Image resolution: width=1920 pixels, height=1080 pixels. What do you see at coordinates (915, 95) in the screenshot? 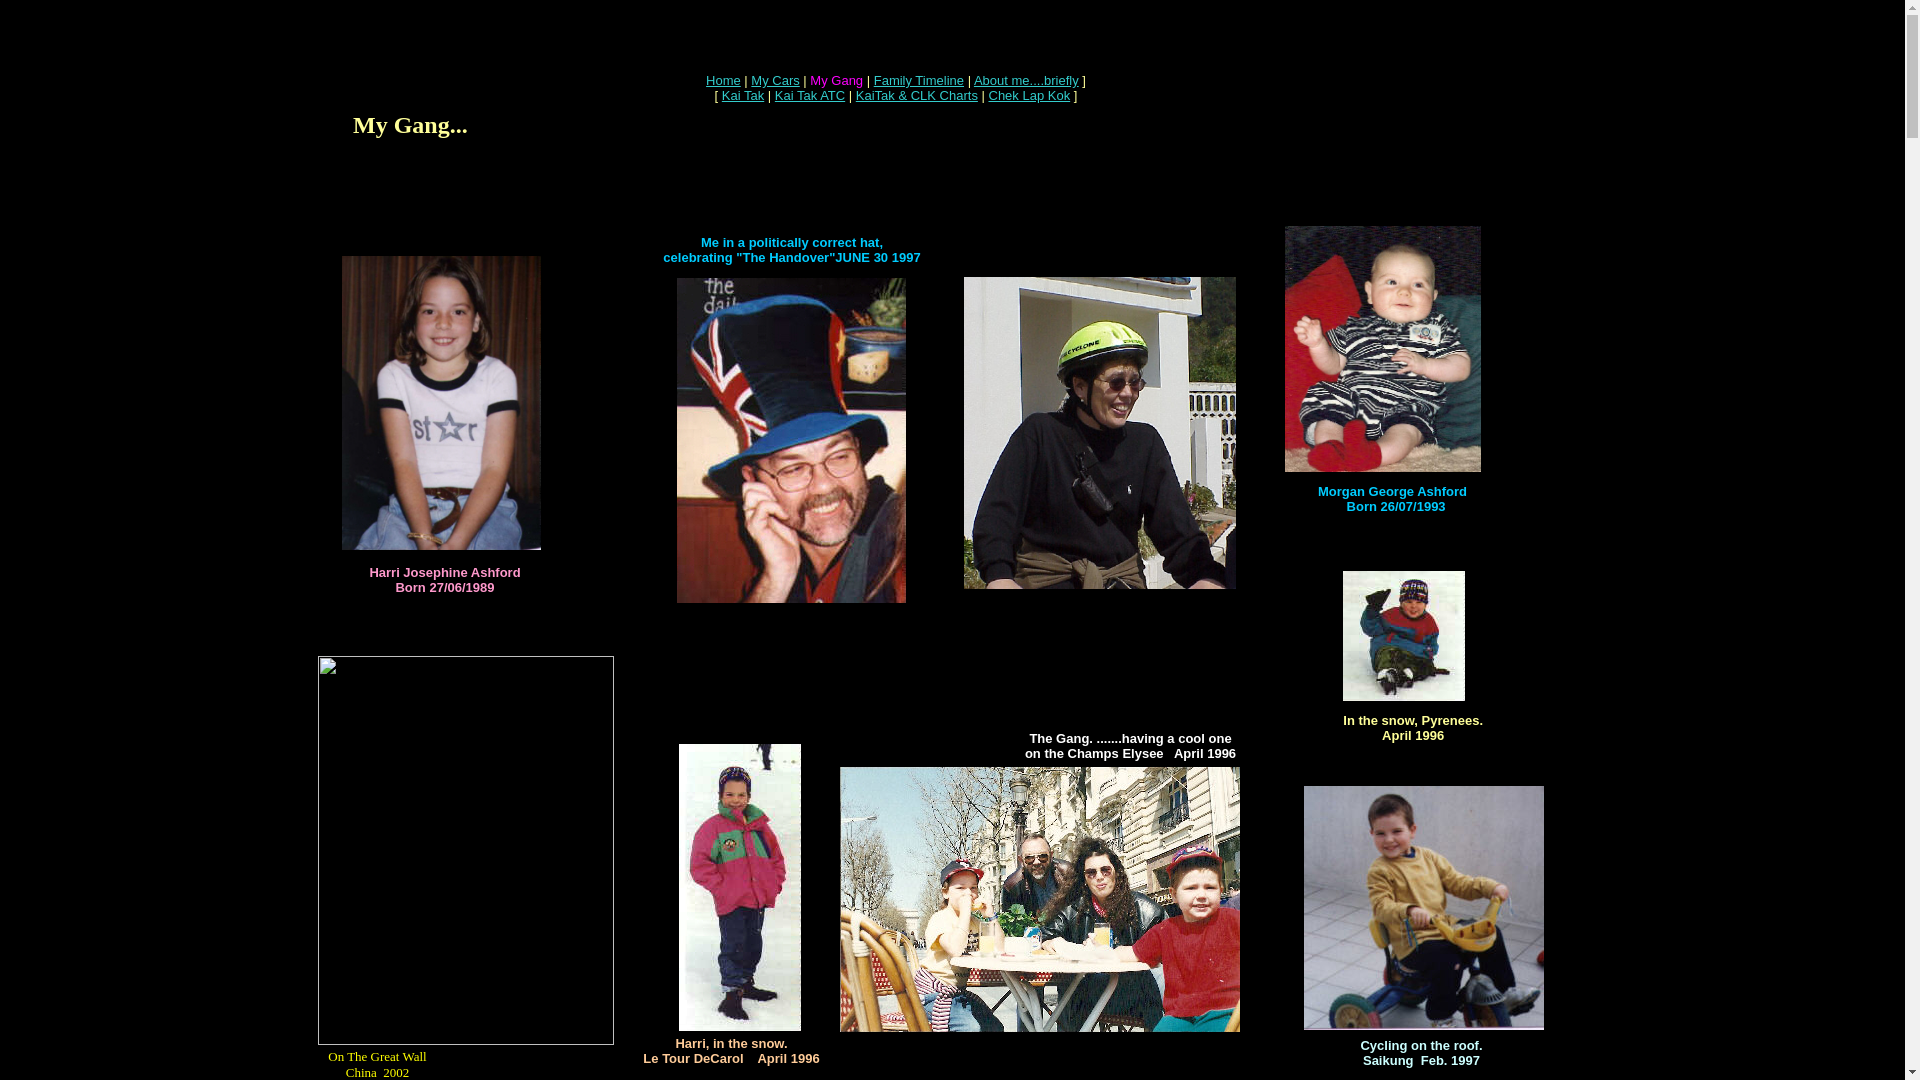
I see `'KaiTak & CLK Charts'` at bounding box center [915, 95].